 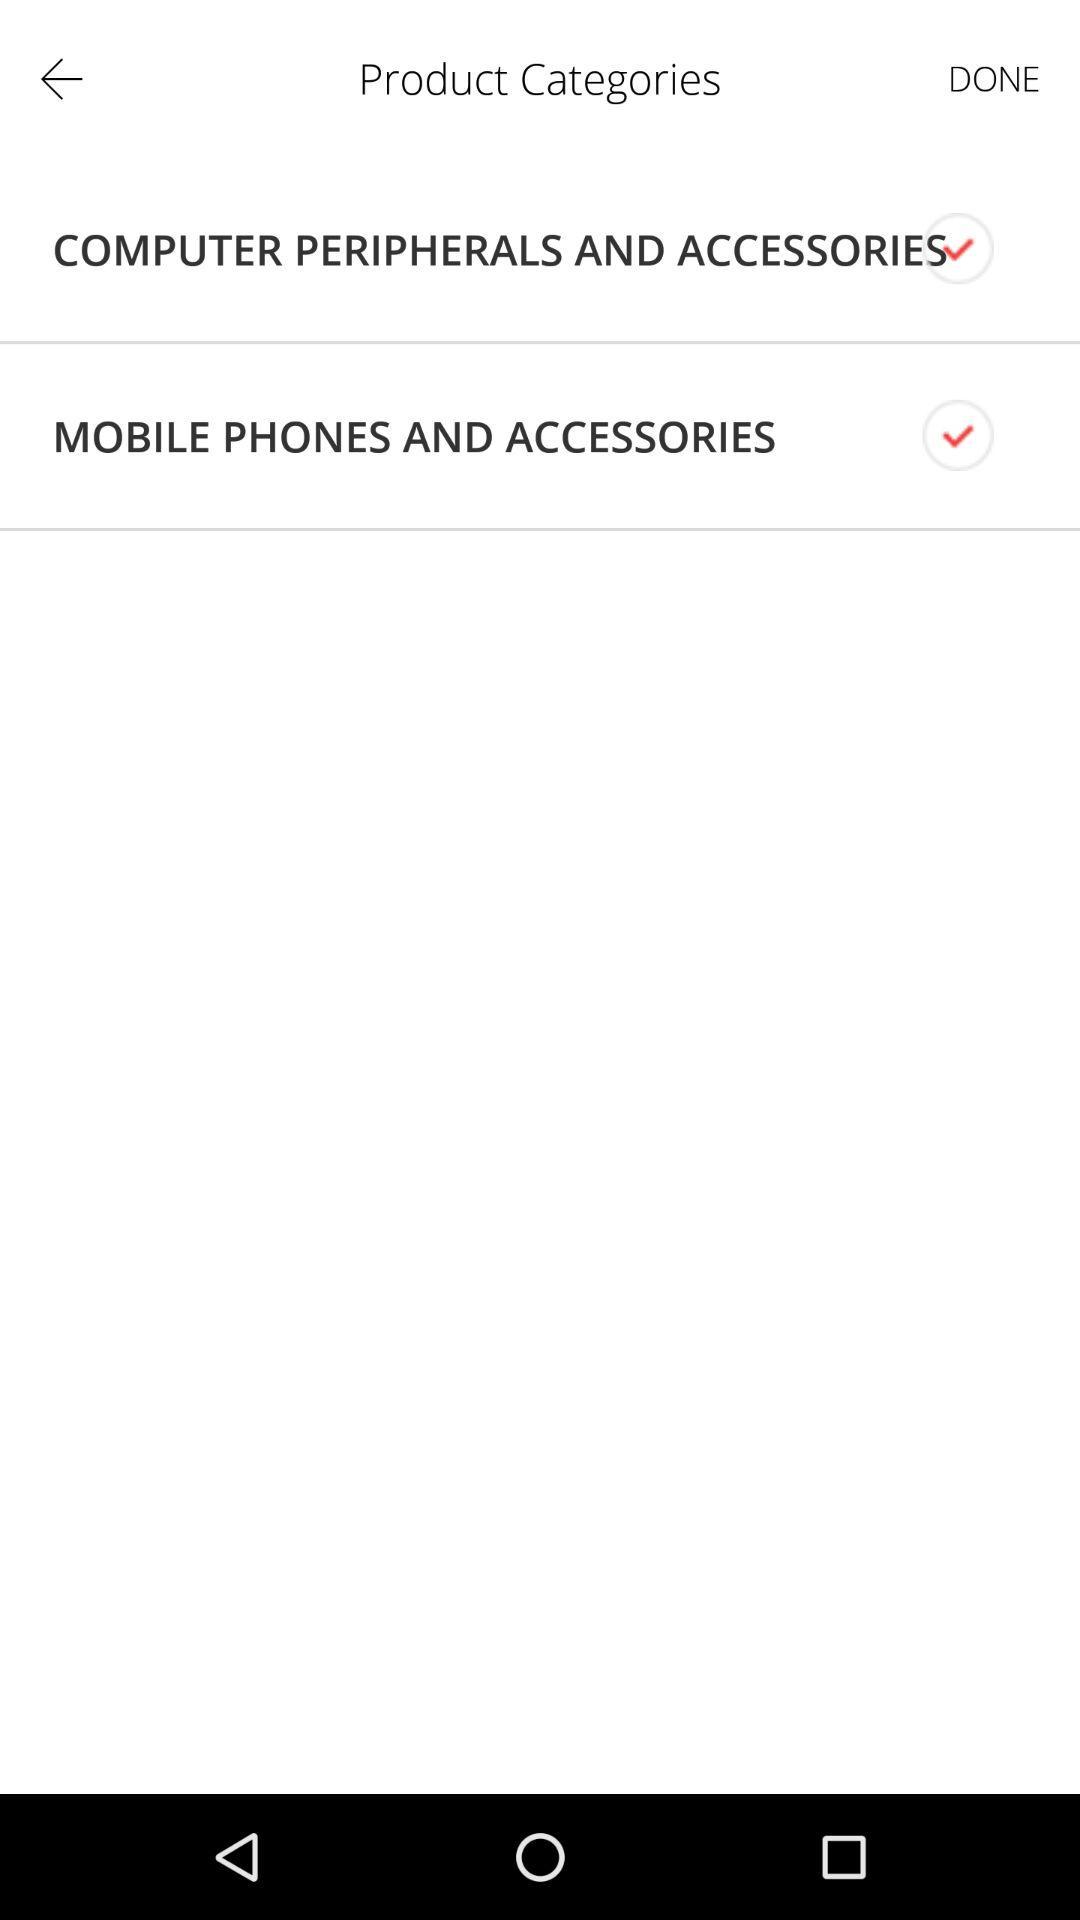 What do you see at coordinates (974, 248) in the screenshot?
I see `inclusion of computer peripherals` at bounding box center [974, 248].